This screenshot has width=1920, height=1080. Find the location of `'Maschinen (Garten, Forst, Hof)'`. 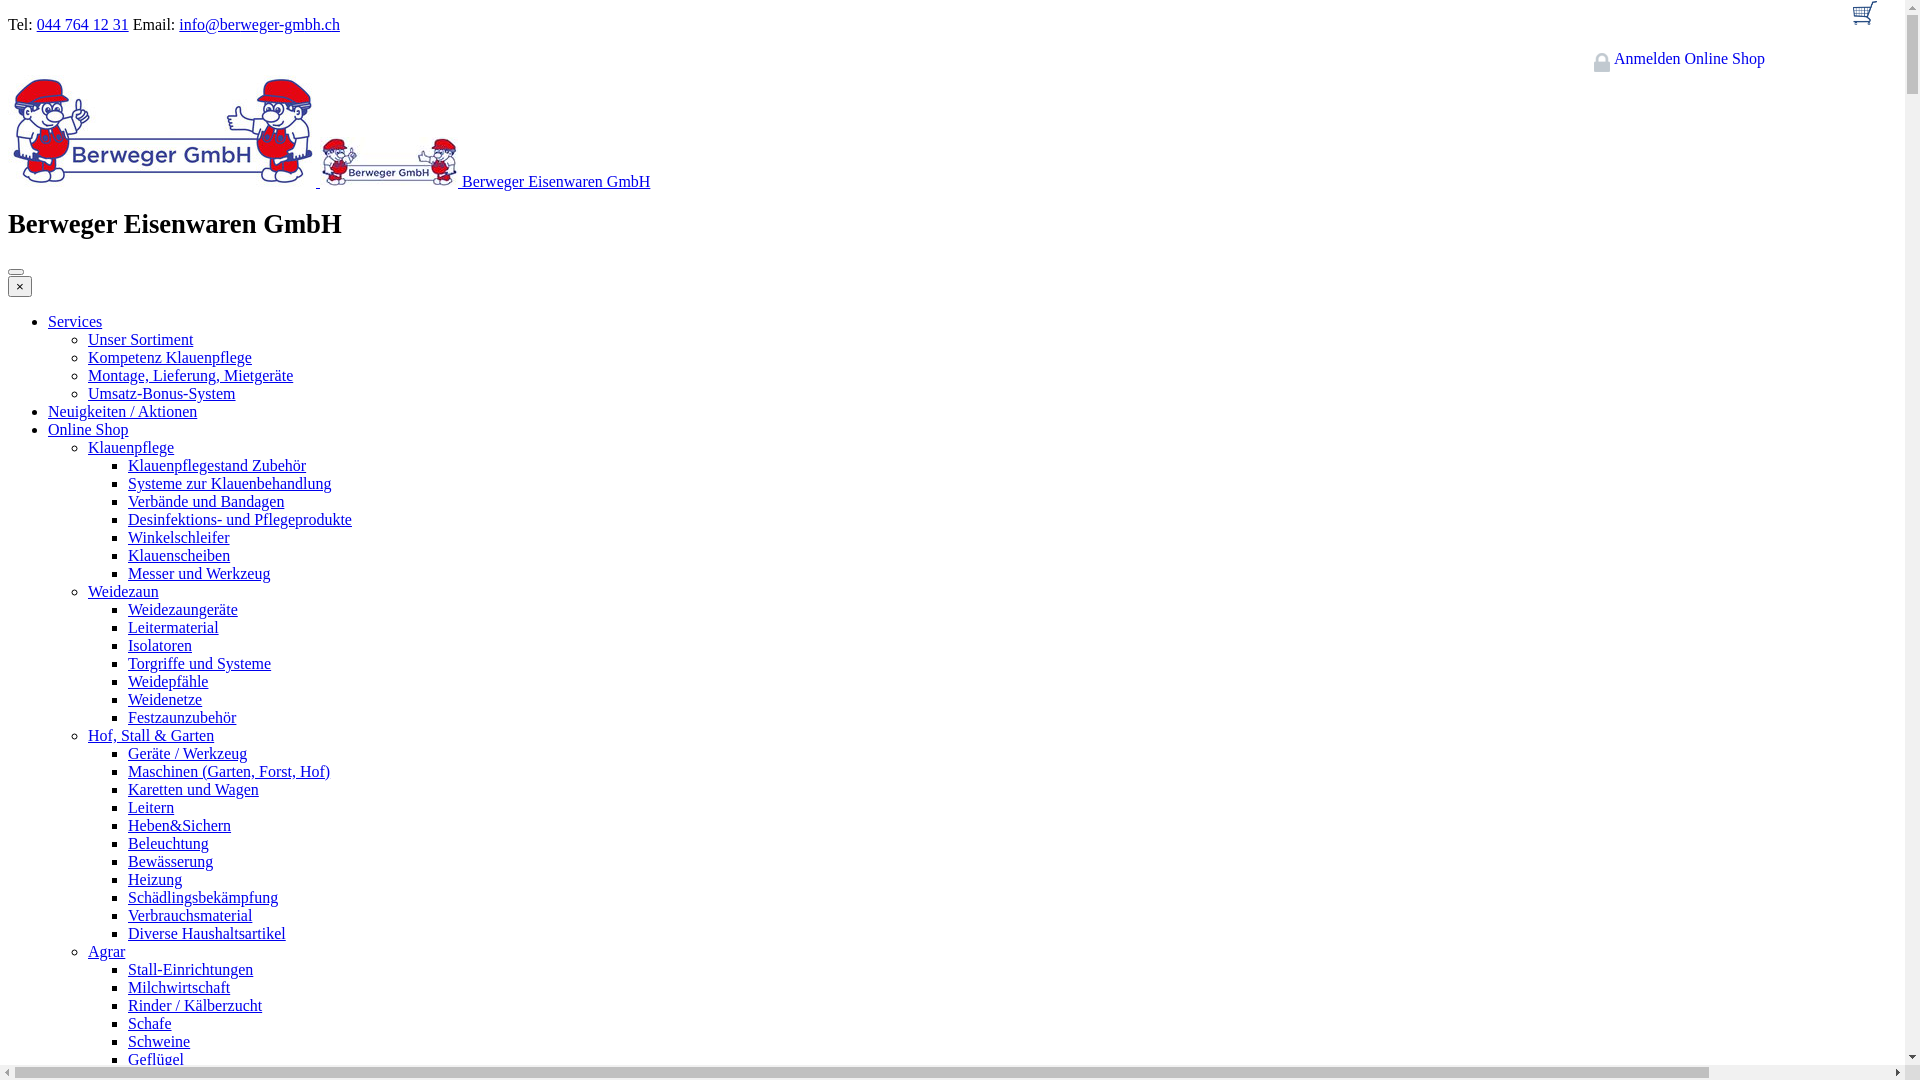

'Maschinen (Garten, Forst, Hof)' is located at coordinates (229, 770).